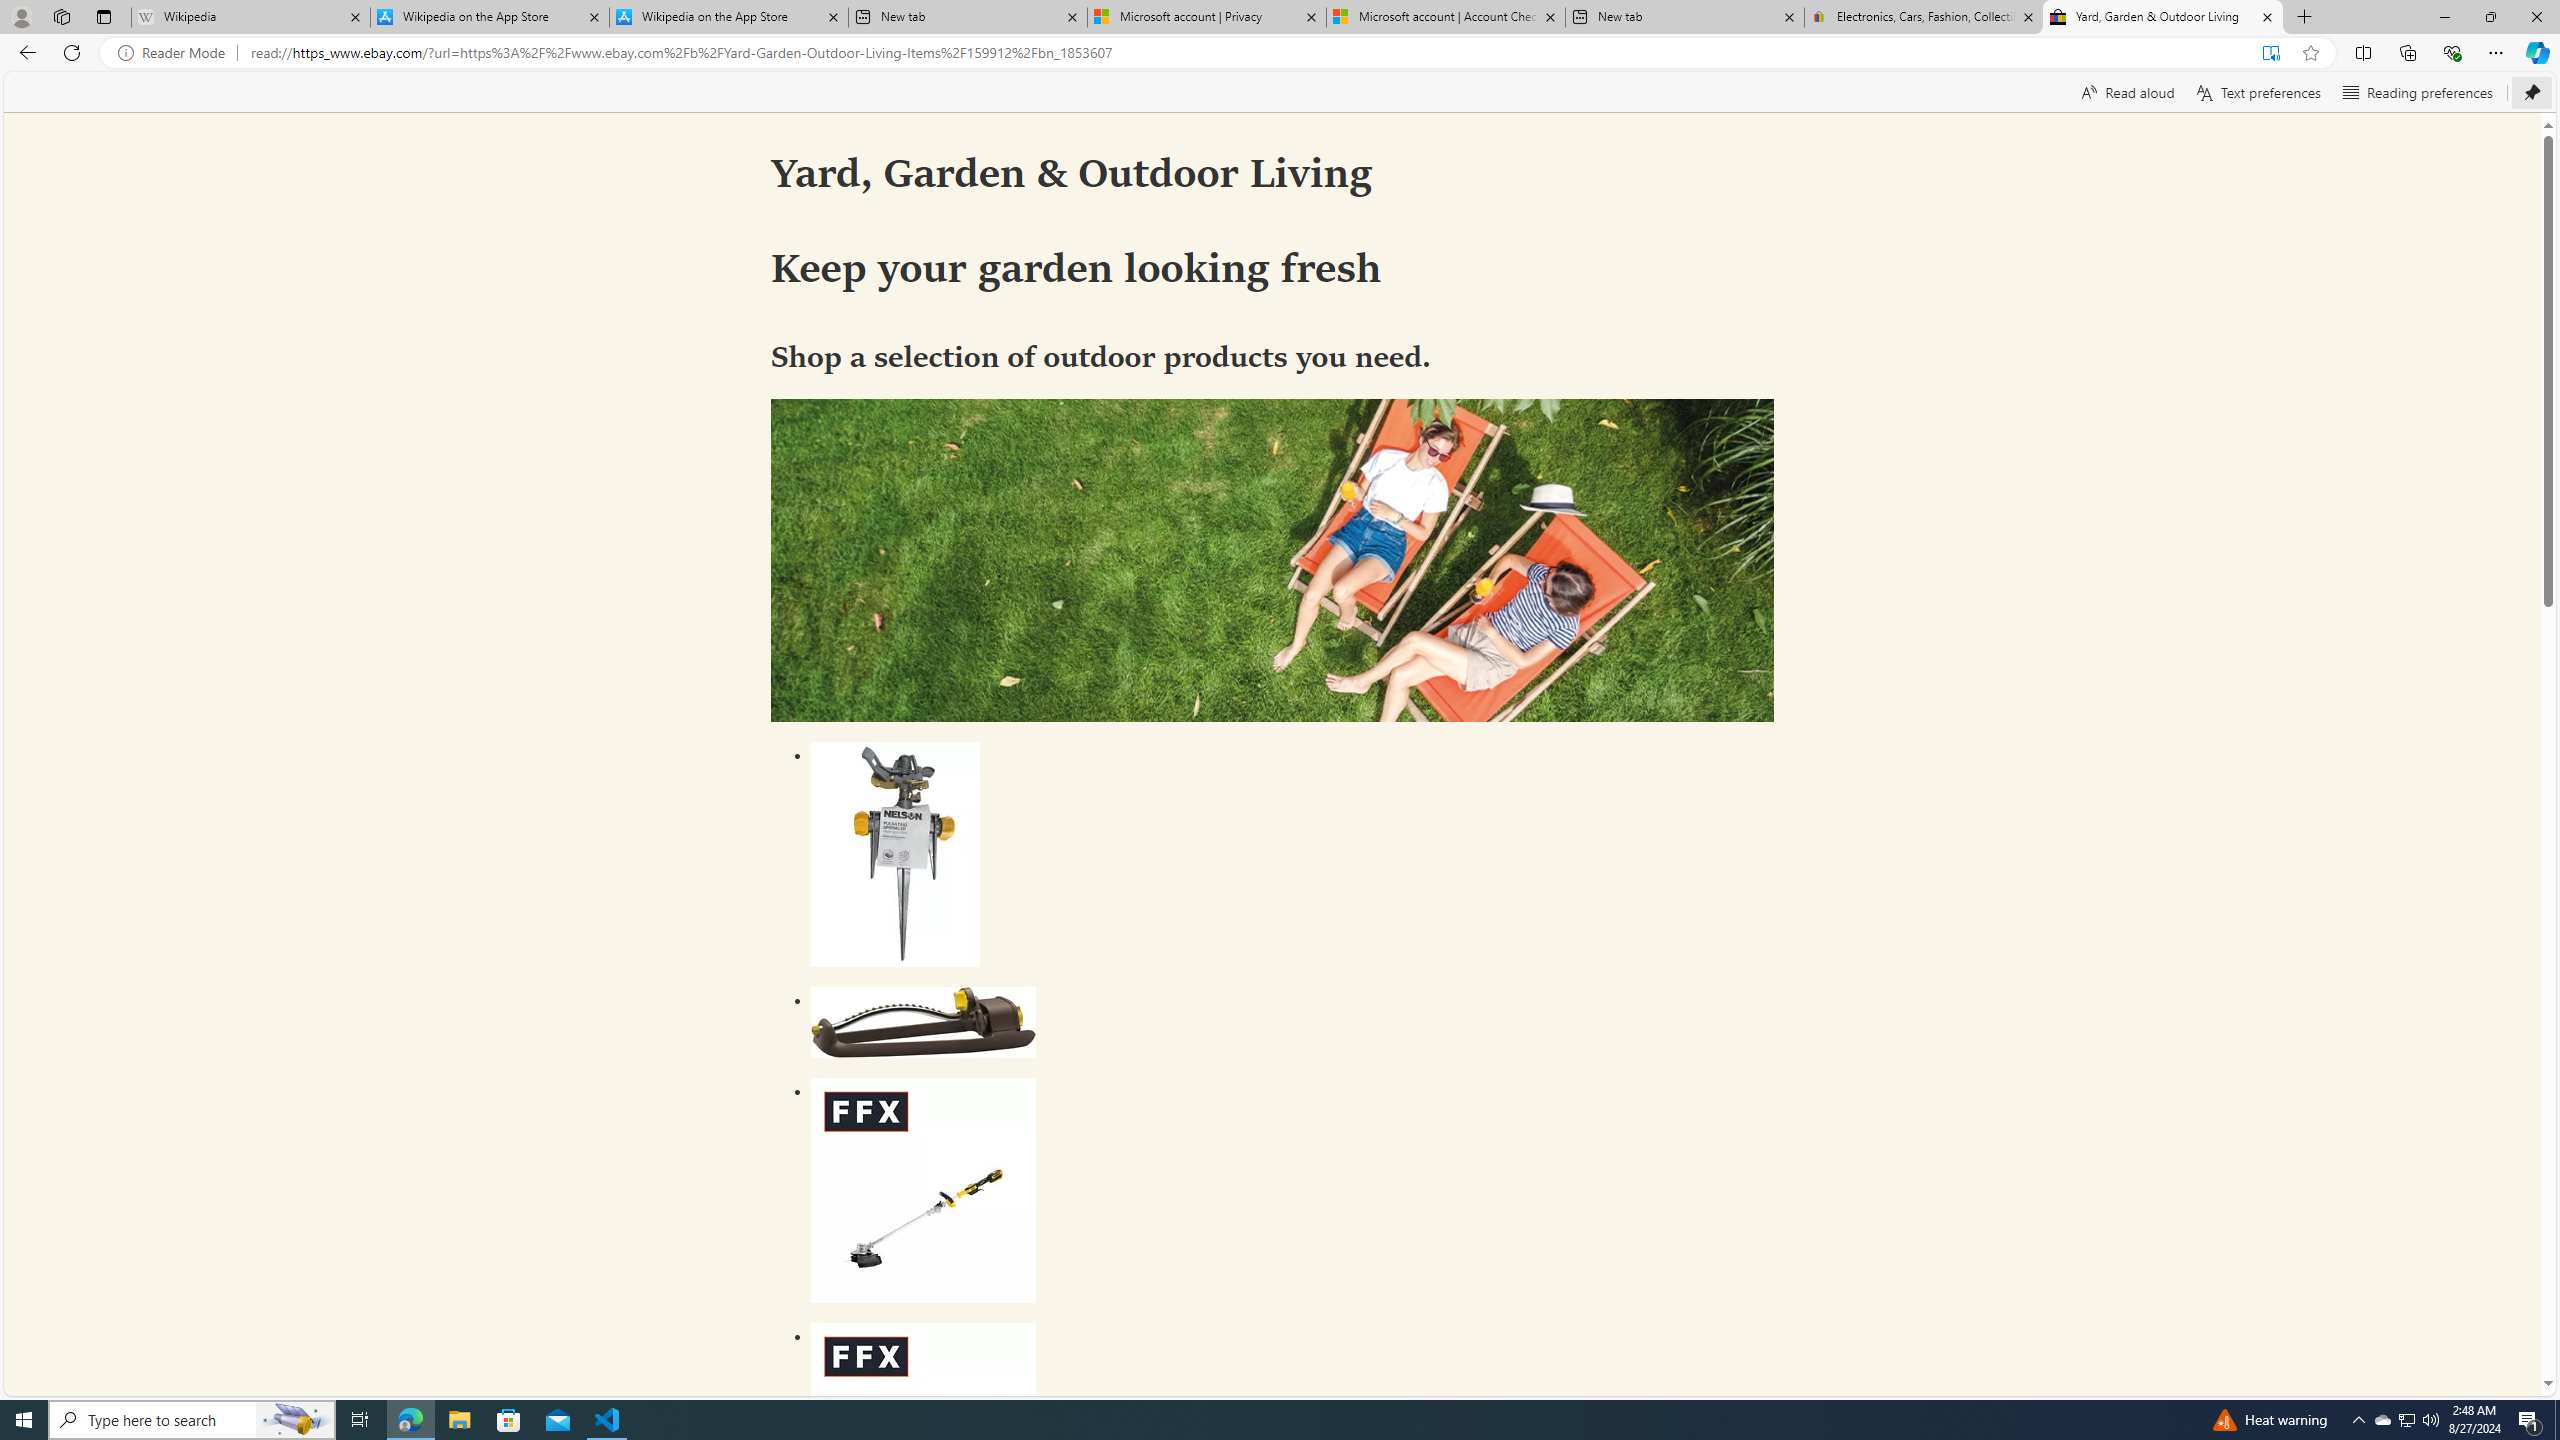 This screenshot has width=2560, height=1440. I want to click on 'Wikipedia - Sleeping', so click(249, 16).